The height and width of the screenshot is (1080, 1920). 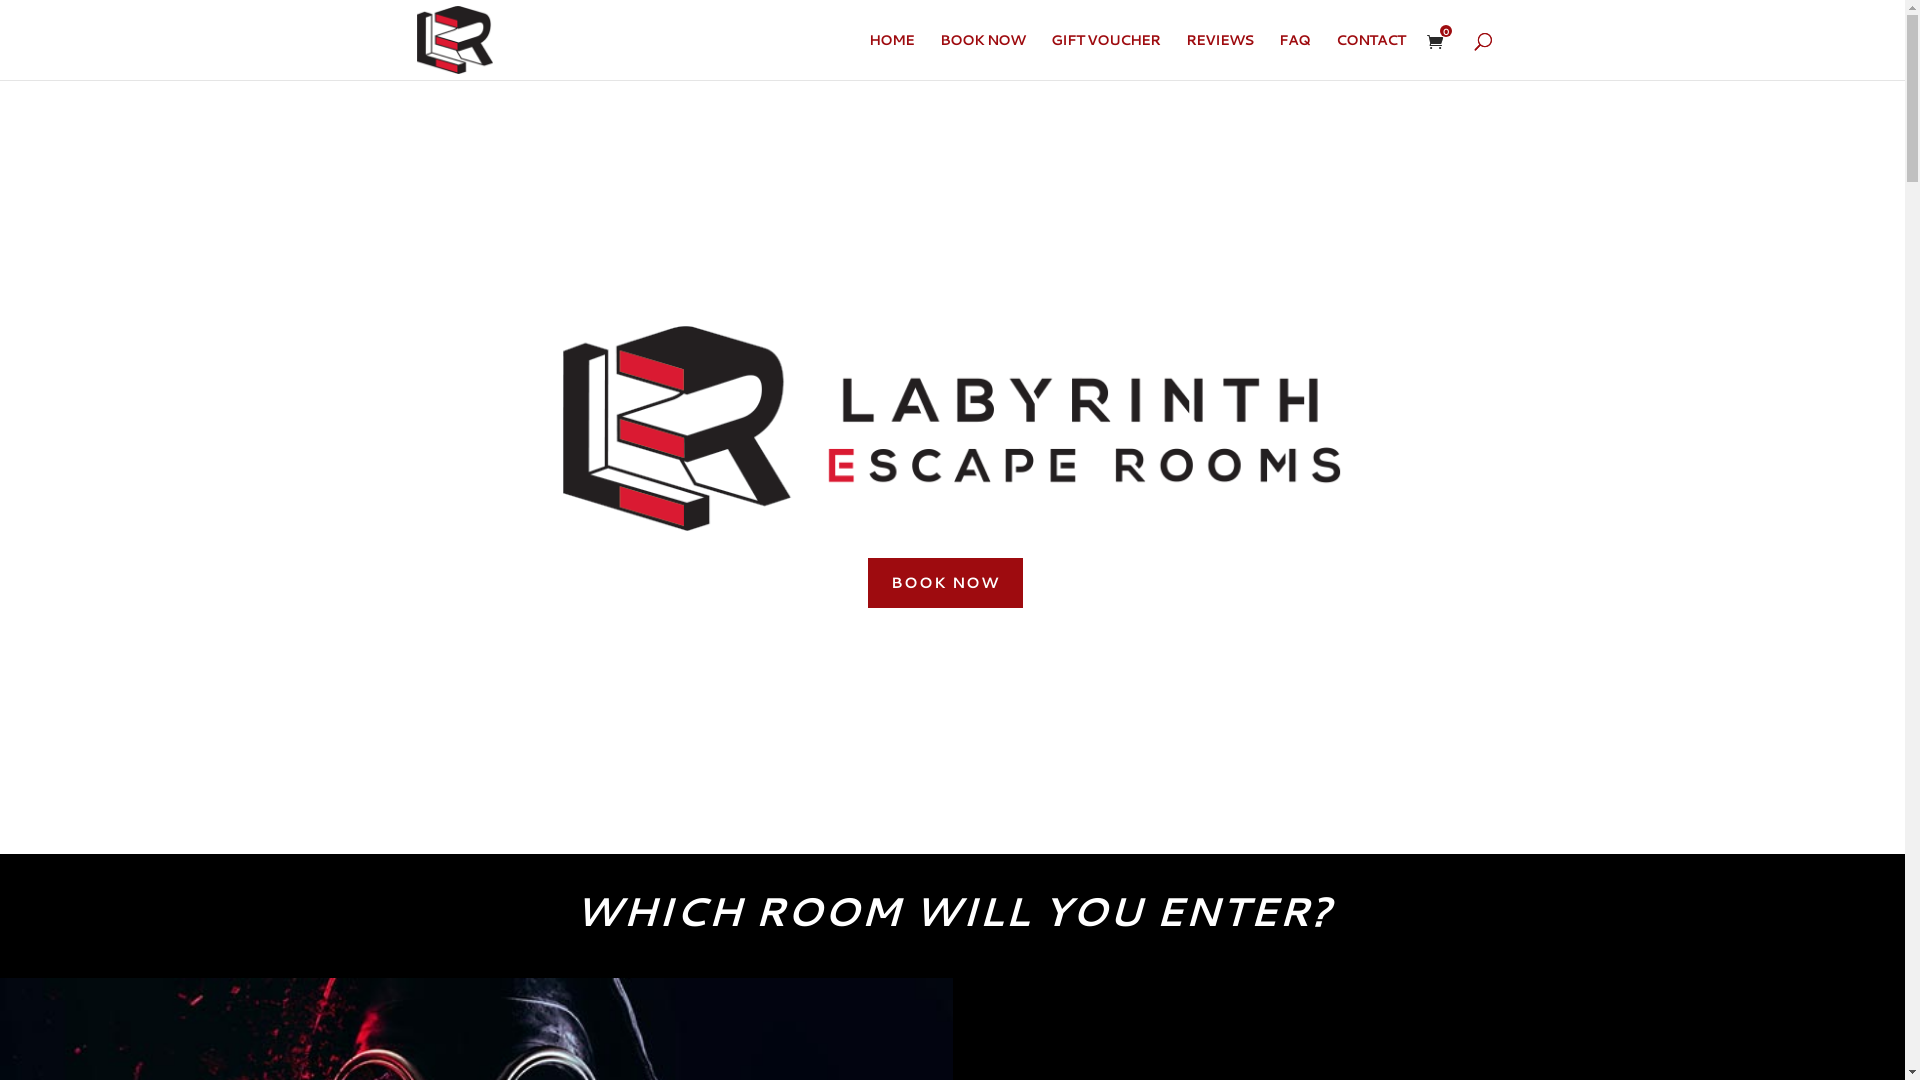 I want to click on 'BOOK NOW', so click(x=939, y=55).